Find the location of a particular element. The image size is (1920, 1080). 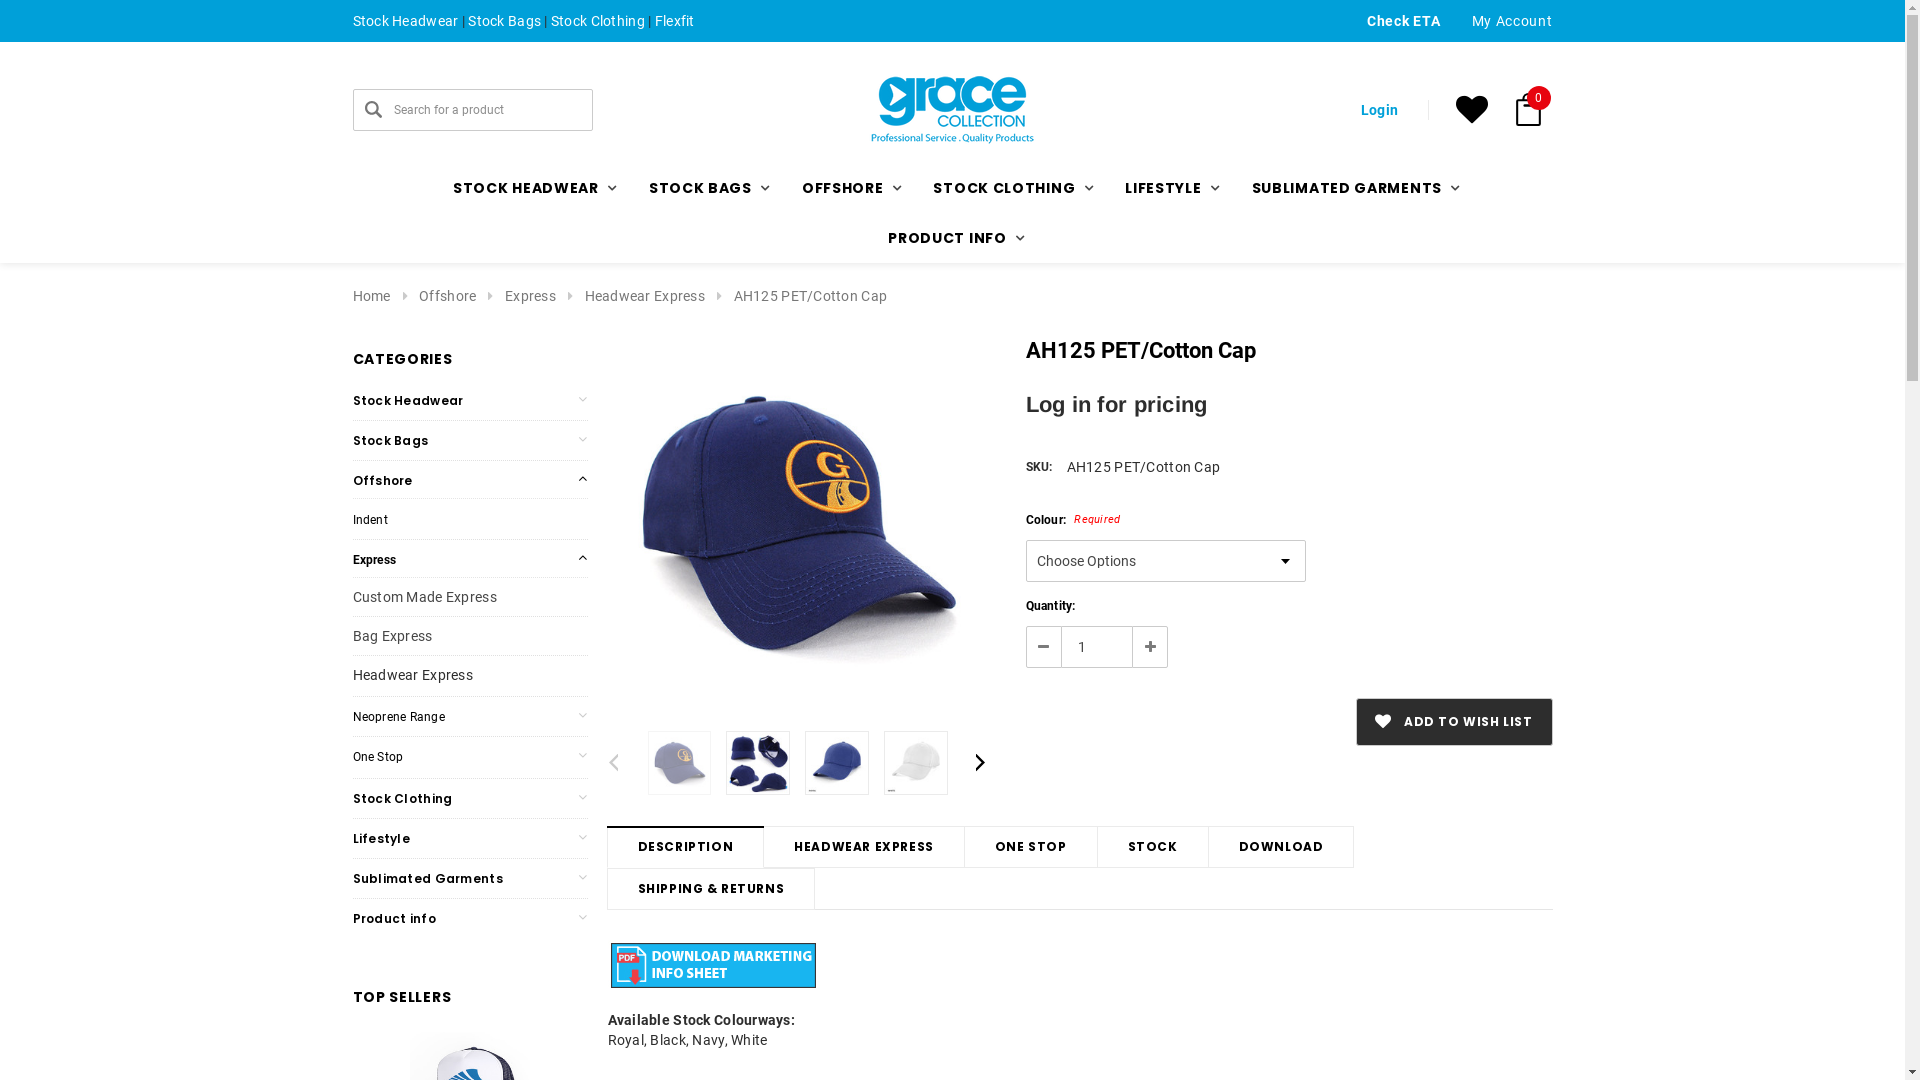

'Home' is located at coordinates (370, 296).